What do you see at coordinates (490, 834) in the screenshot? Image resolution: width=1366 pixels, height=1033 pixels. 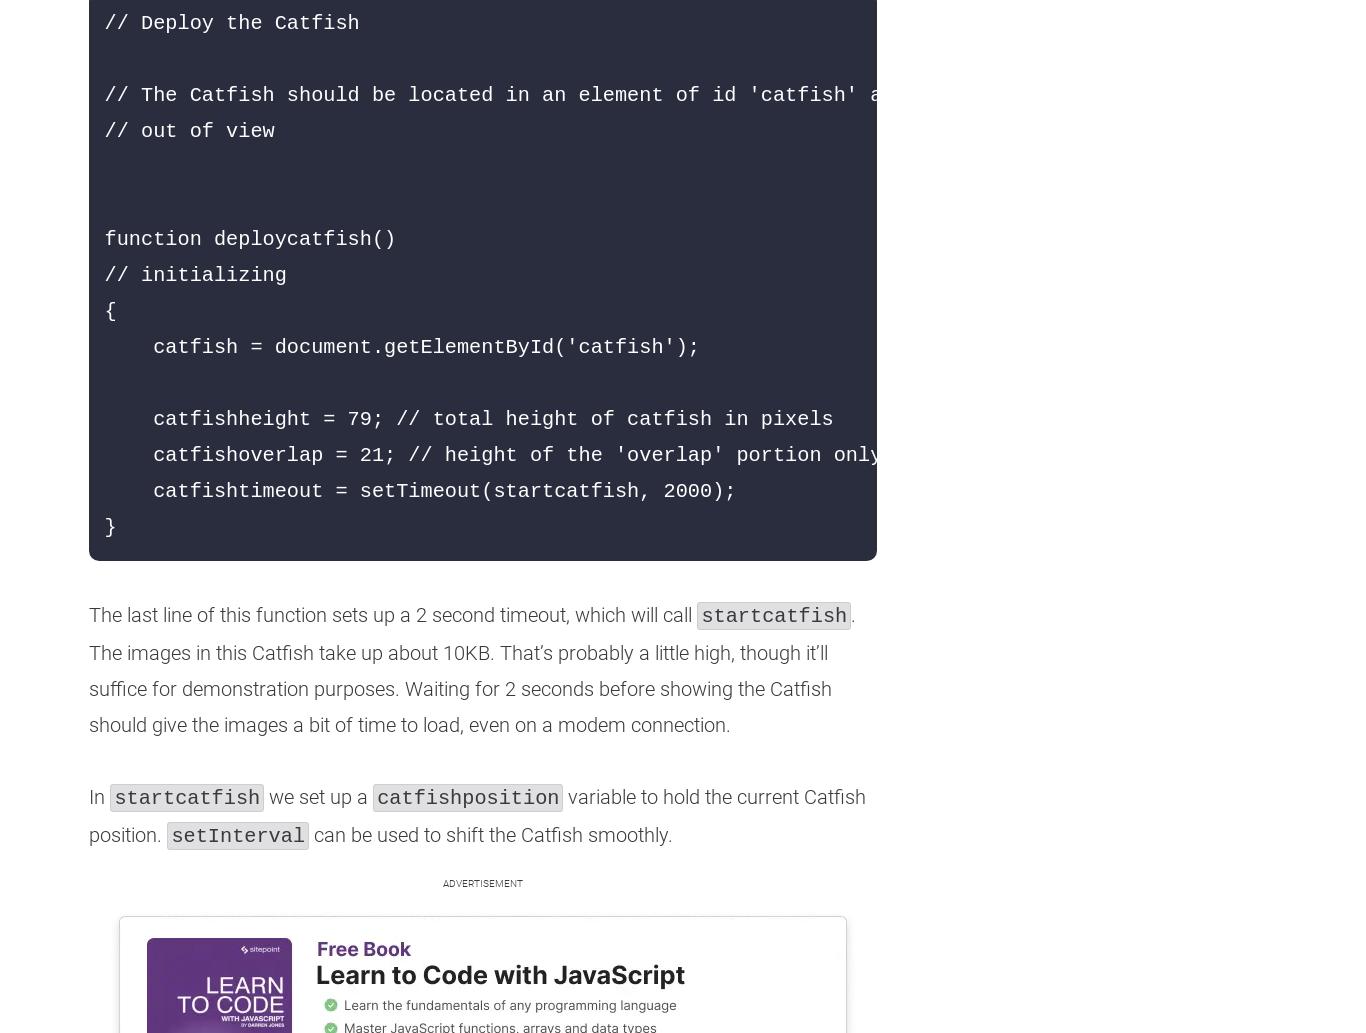 I see `'can be used to shift the Catfish smoothly.'` at bounding box center [490, 834].